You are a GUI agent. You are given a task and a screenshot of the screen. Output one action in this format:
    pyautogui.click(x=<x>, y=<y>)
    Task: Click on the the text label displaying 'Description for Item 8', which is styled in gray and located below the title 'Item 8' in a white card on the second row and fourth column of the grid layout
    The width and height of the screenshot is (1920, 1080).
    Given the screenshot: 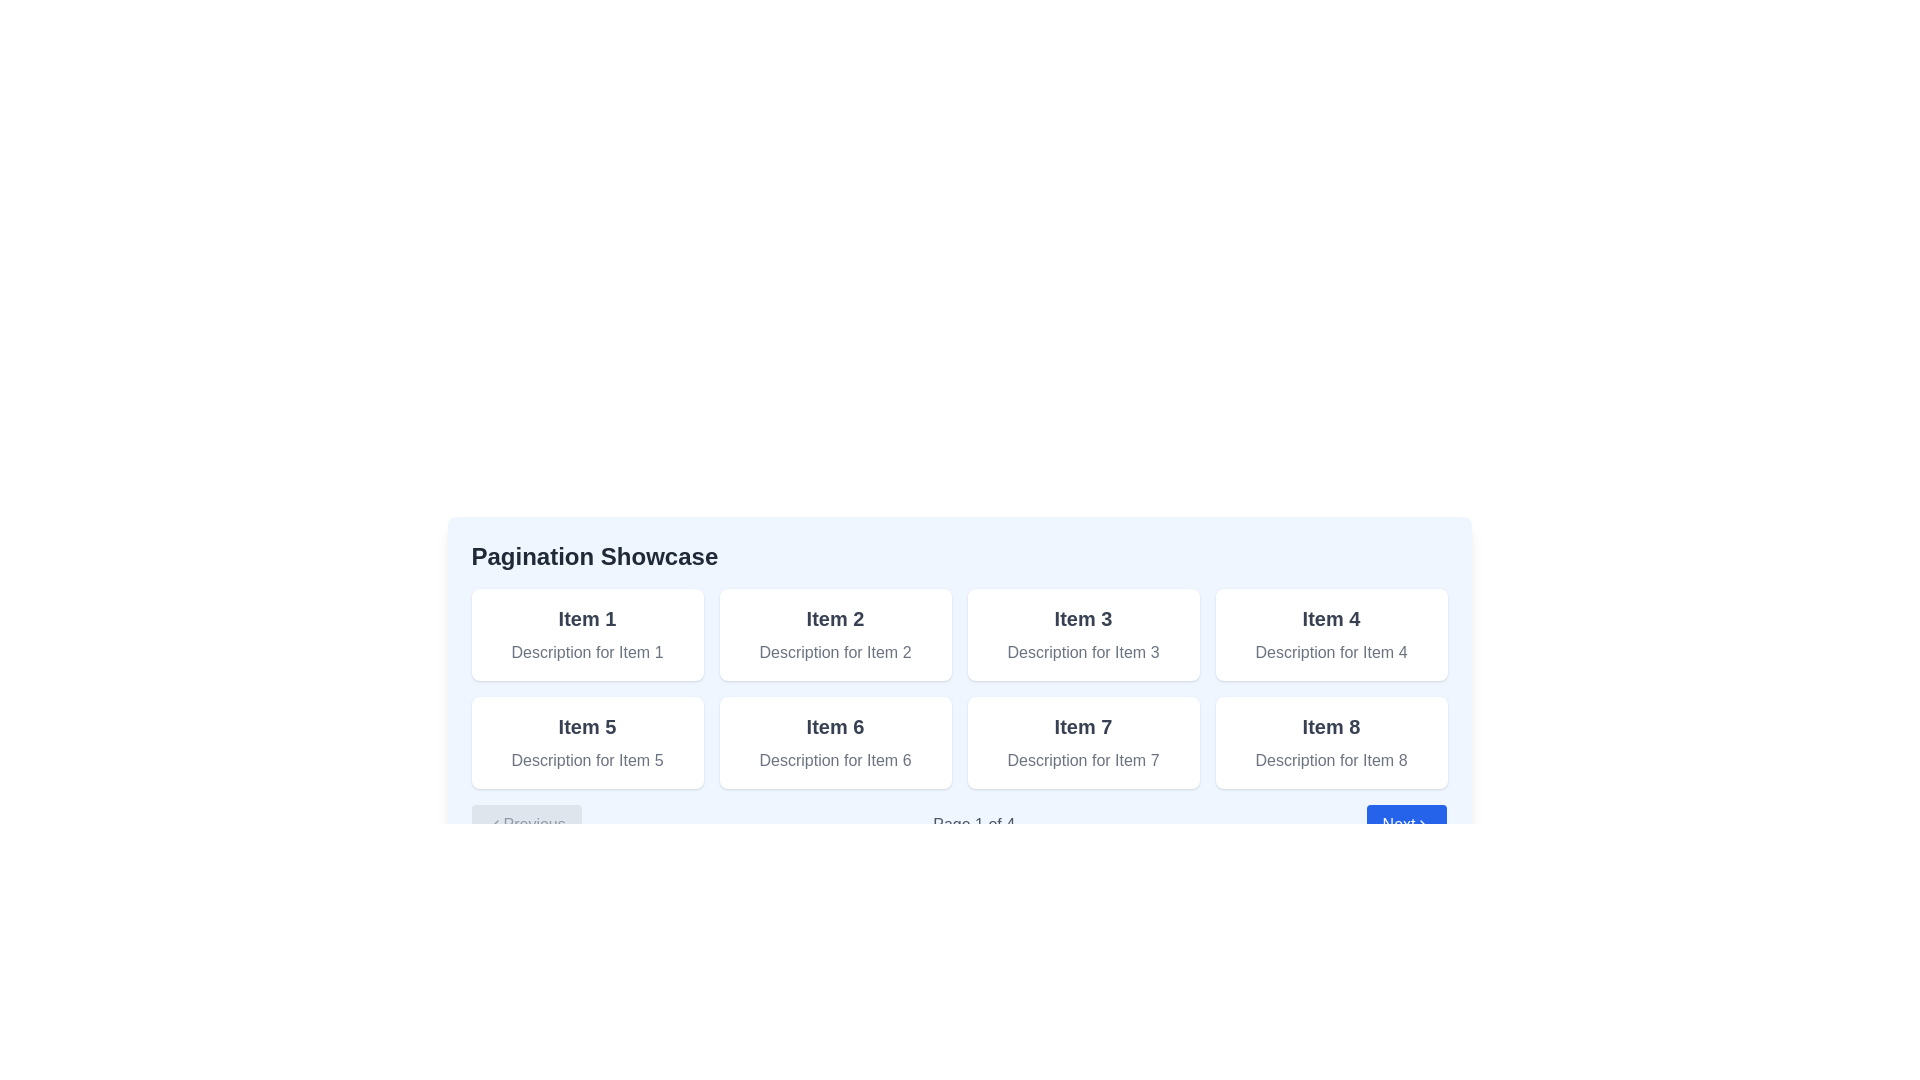 What is the action you would take?
    pyautogui.click(x=1331, y=760)
    